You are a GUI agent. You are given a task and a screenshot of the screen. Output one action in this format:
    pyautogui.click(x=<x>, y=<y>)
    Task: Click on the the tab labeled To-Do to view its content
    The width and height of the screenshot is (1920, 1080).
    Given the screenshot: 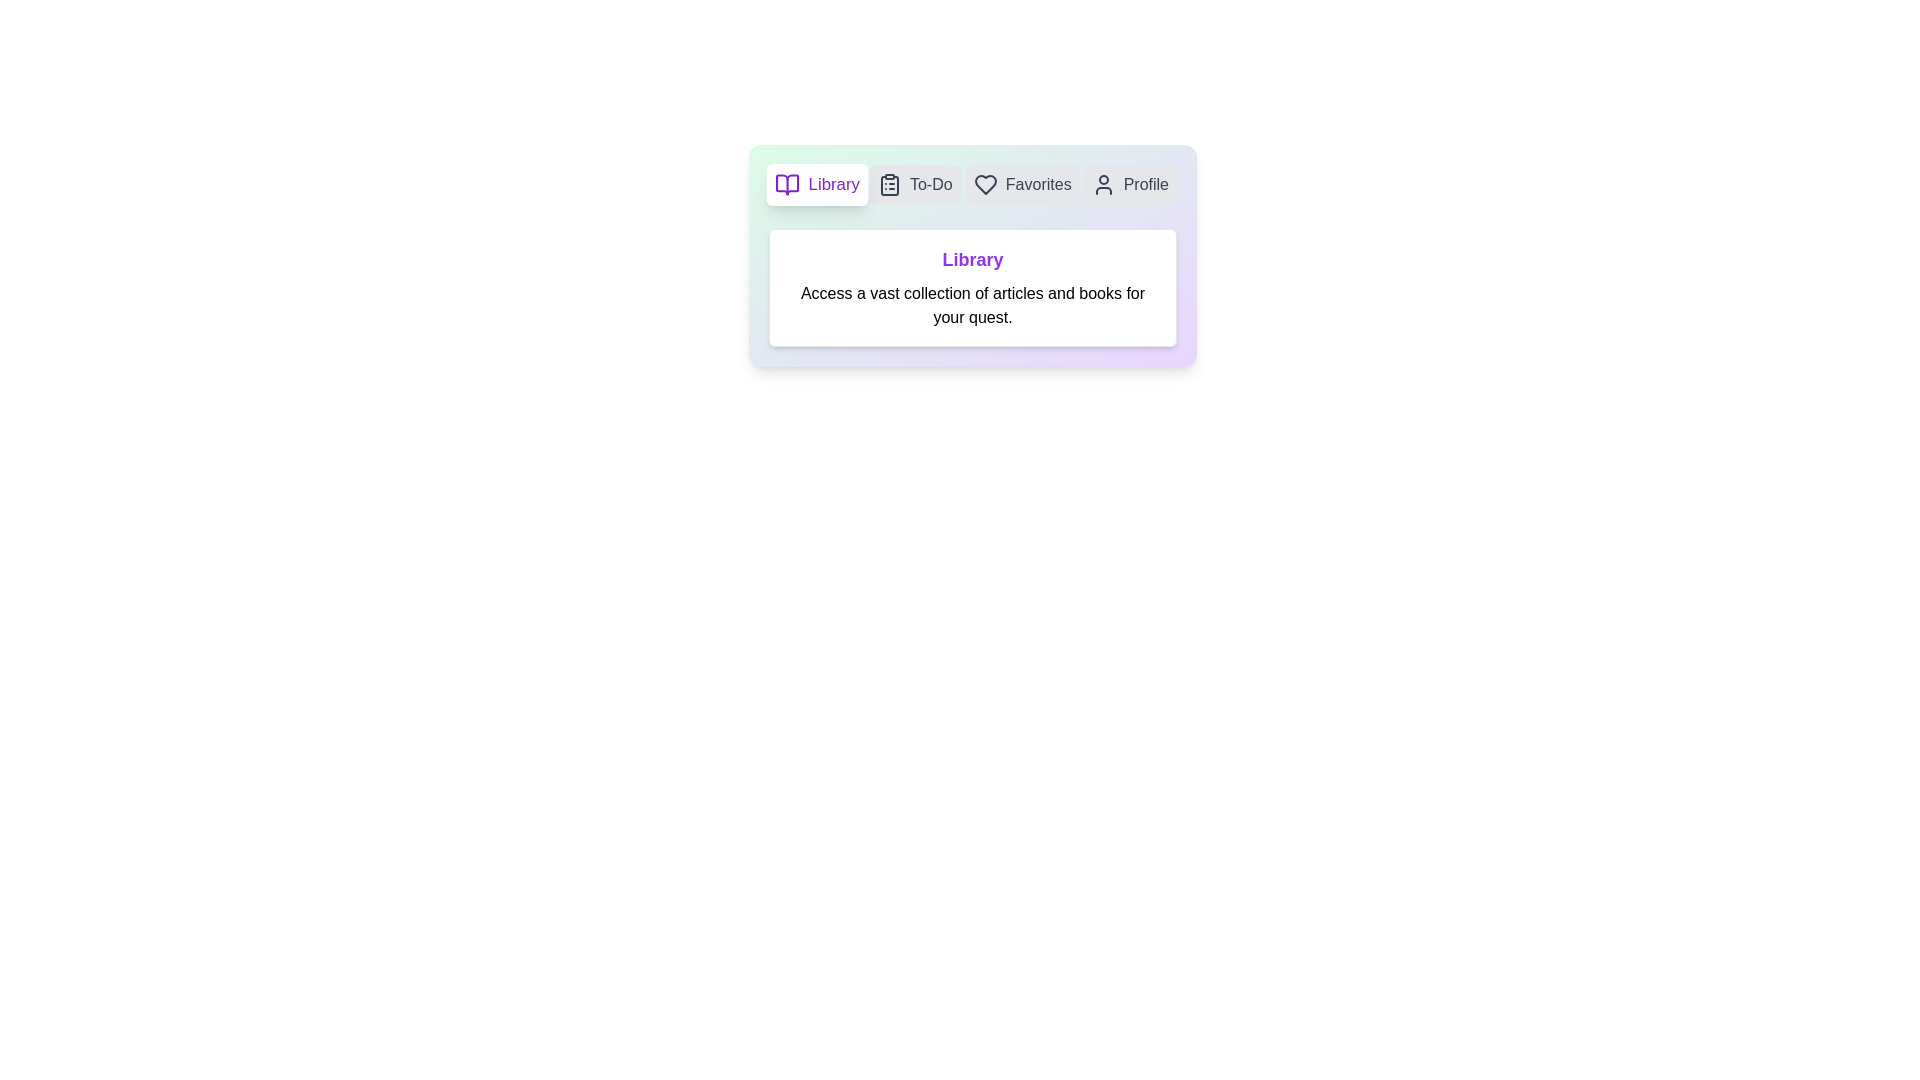 What is the action you would take?
    pyautogui.click(x=914, y=185)
    